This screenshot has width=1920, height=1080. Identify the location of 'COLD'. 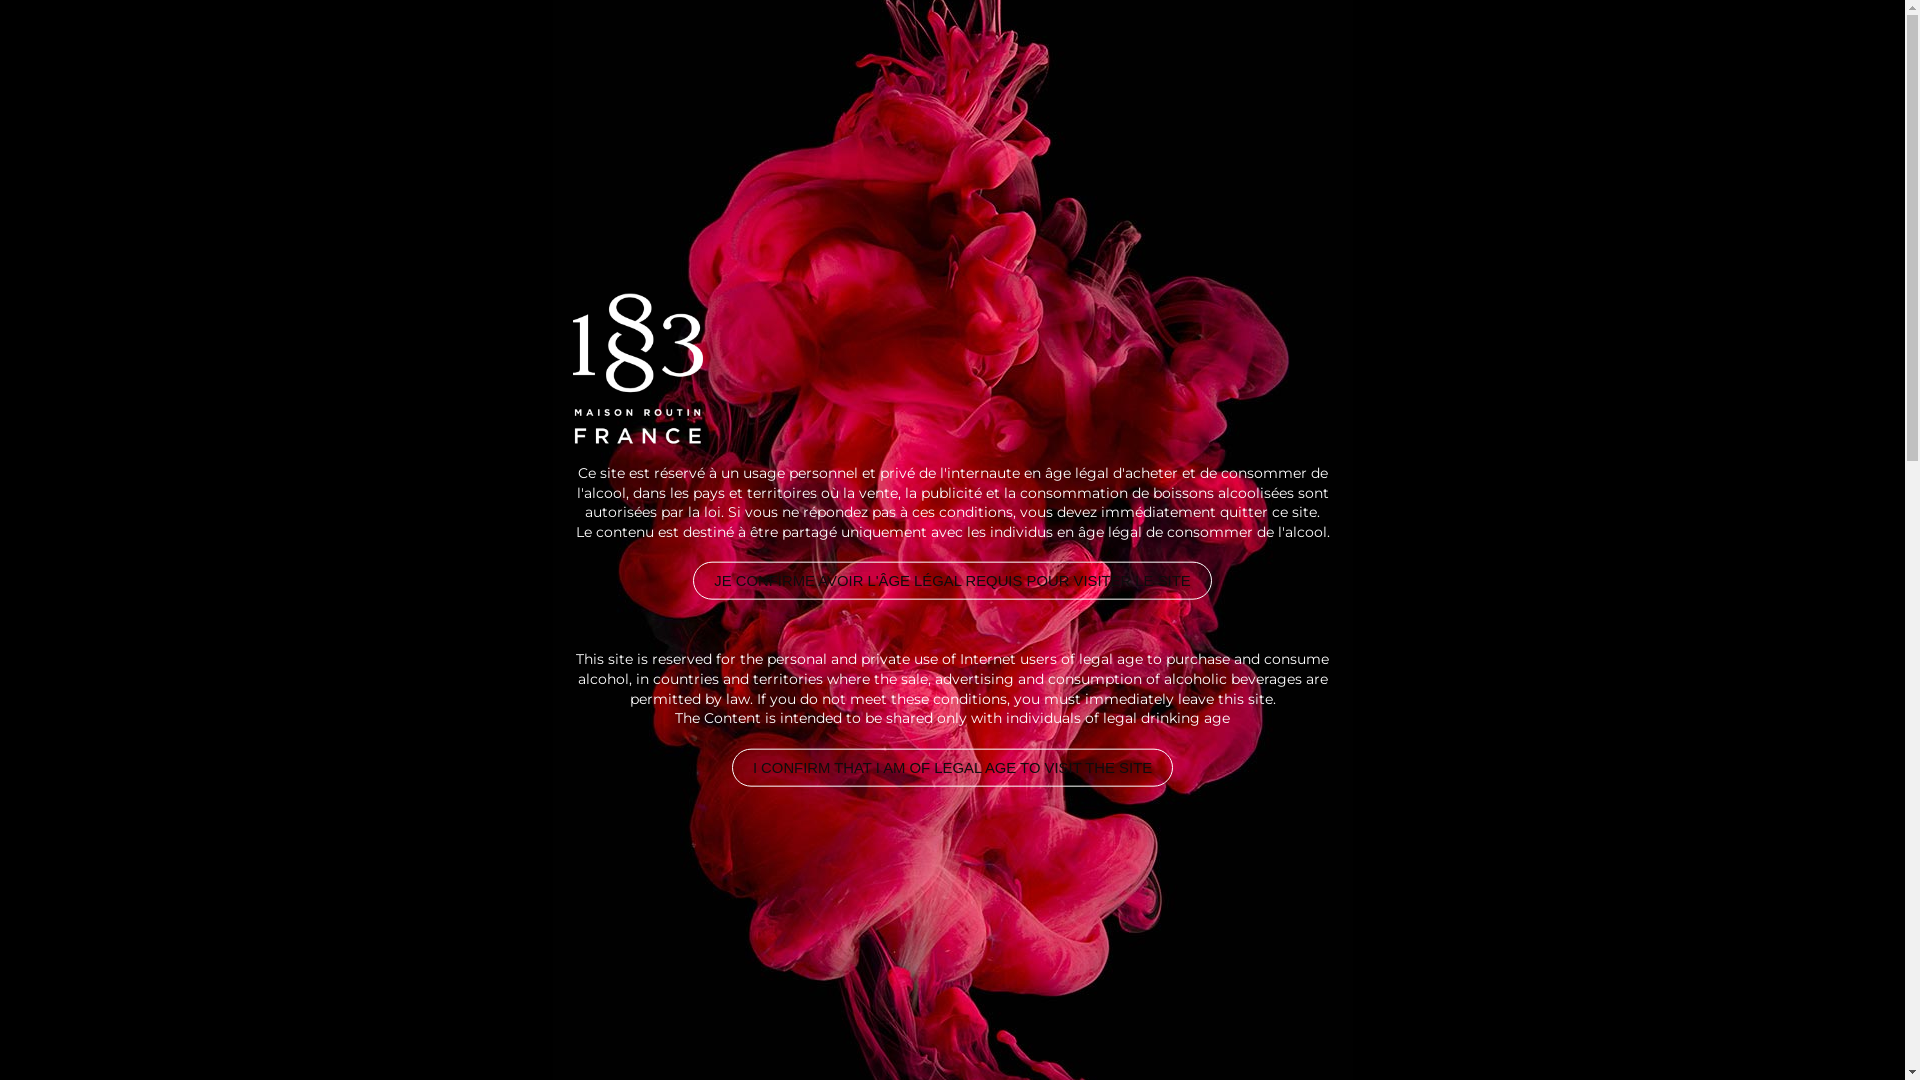
(440, 297).